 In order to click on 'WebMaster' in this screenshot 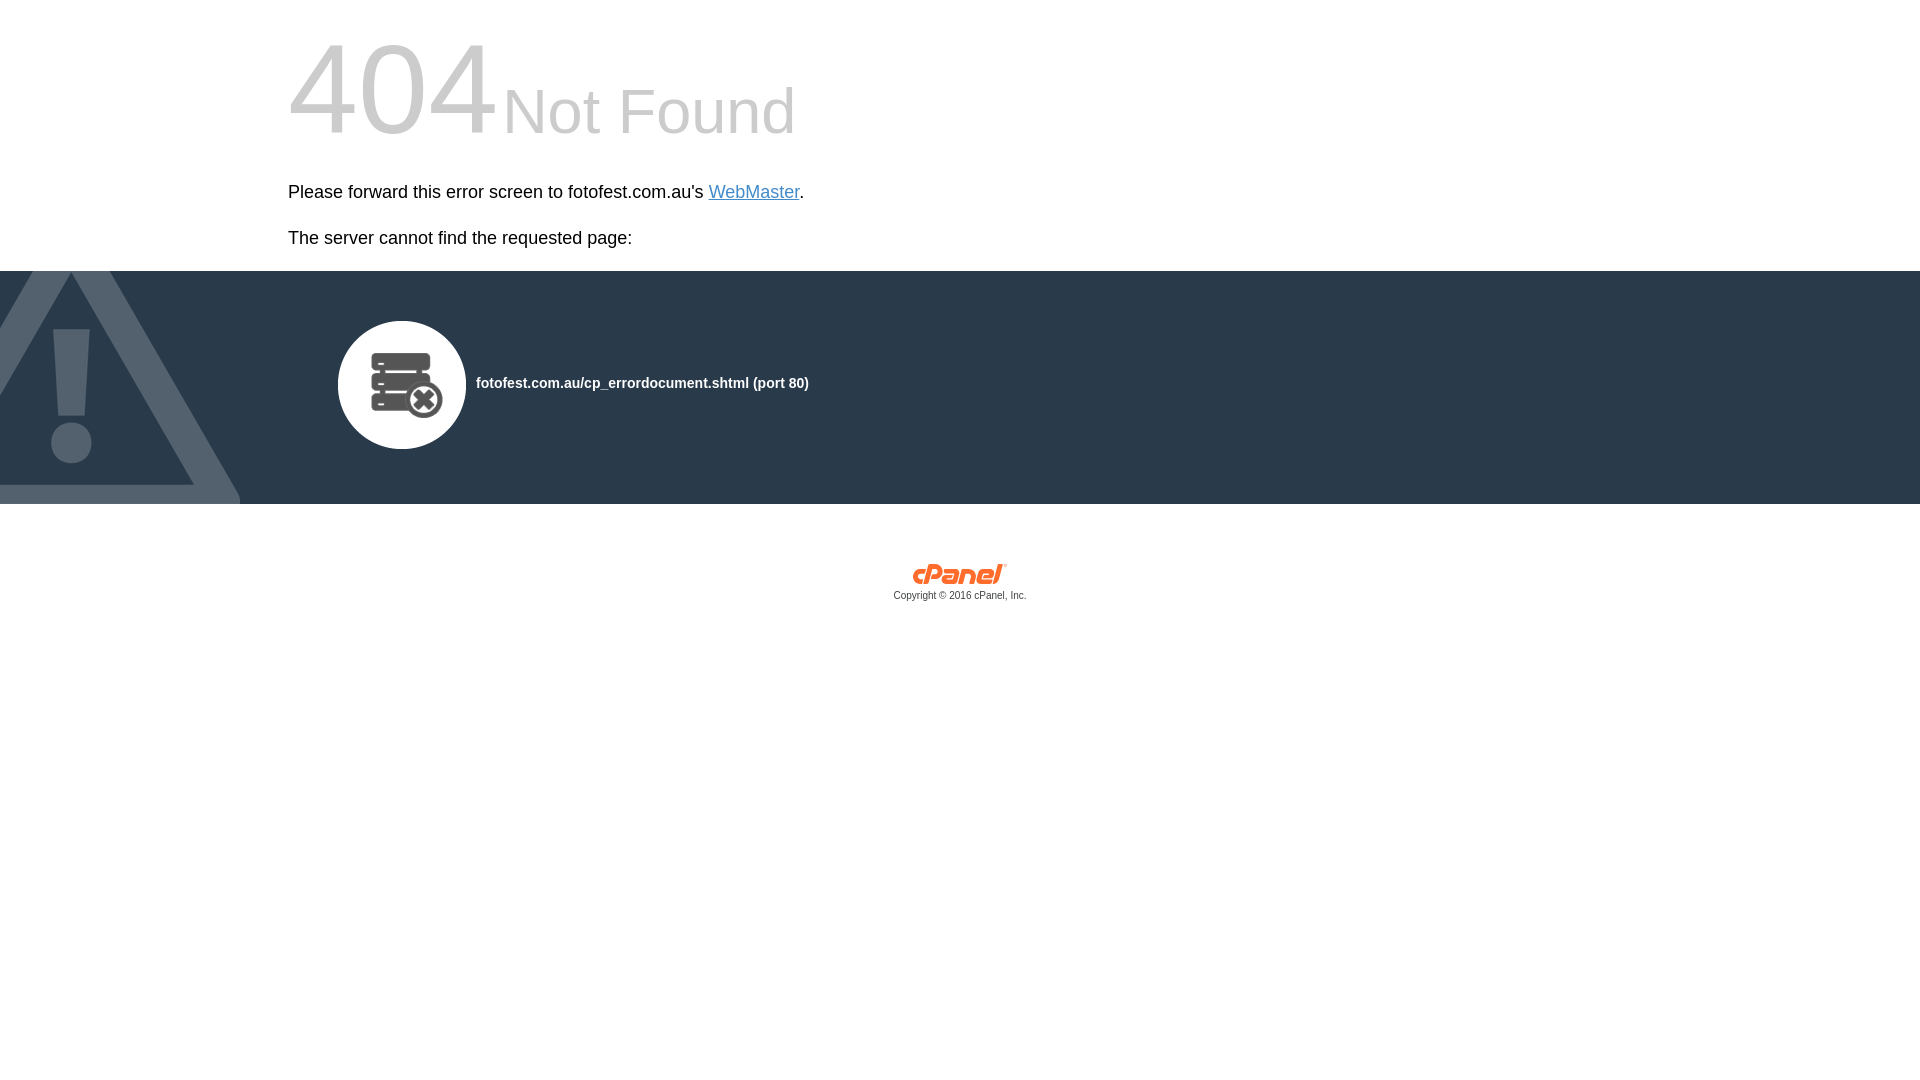, I will do `click(753, 192)`.